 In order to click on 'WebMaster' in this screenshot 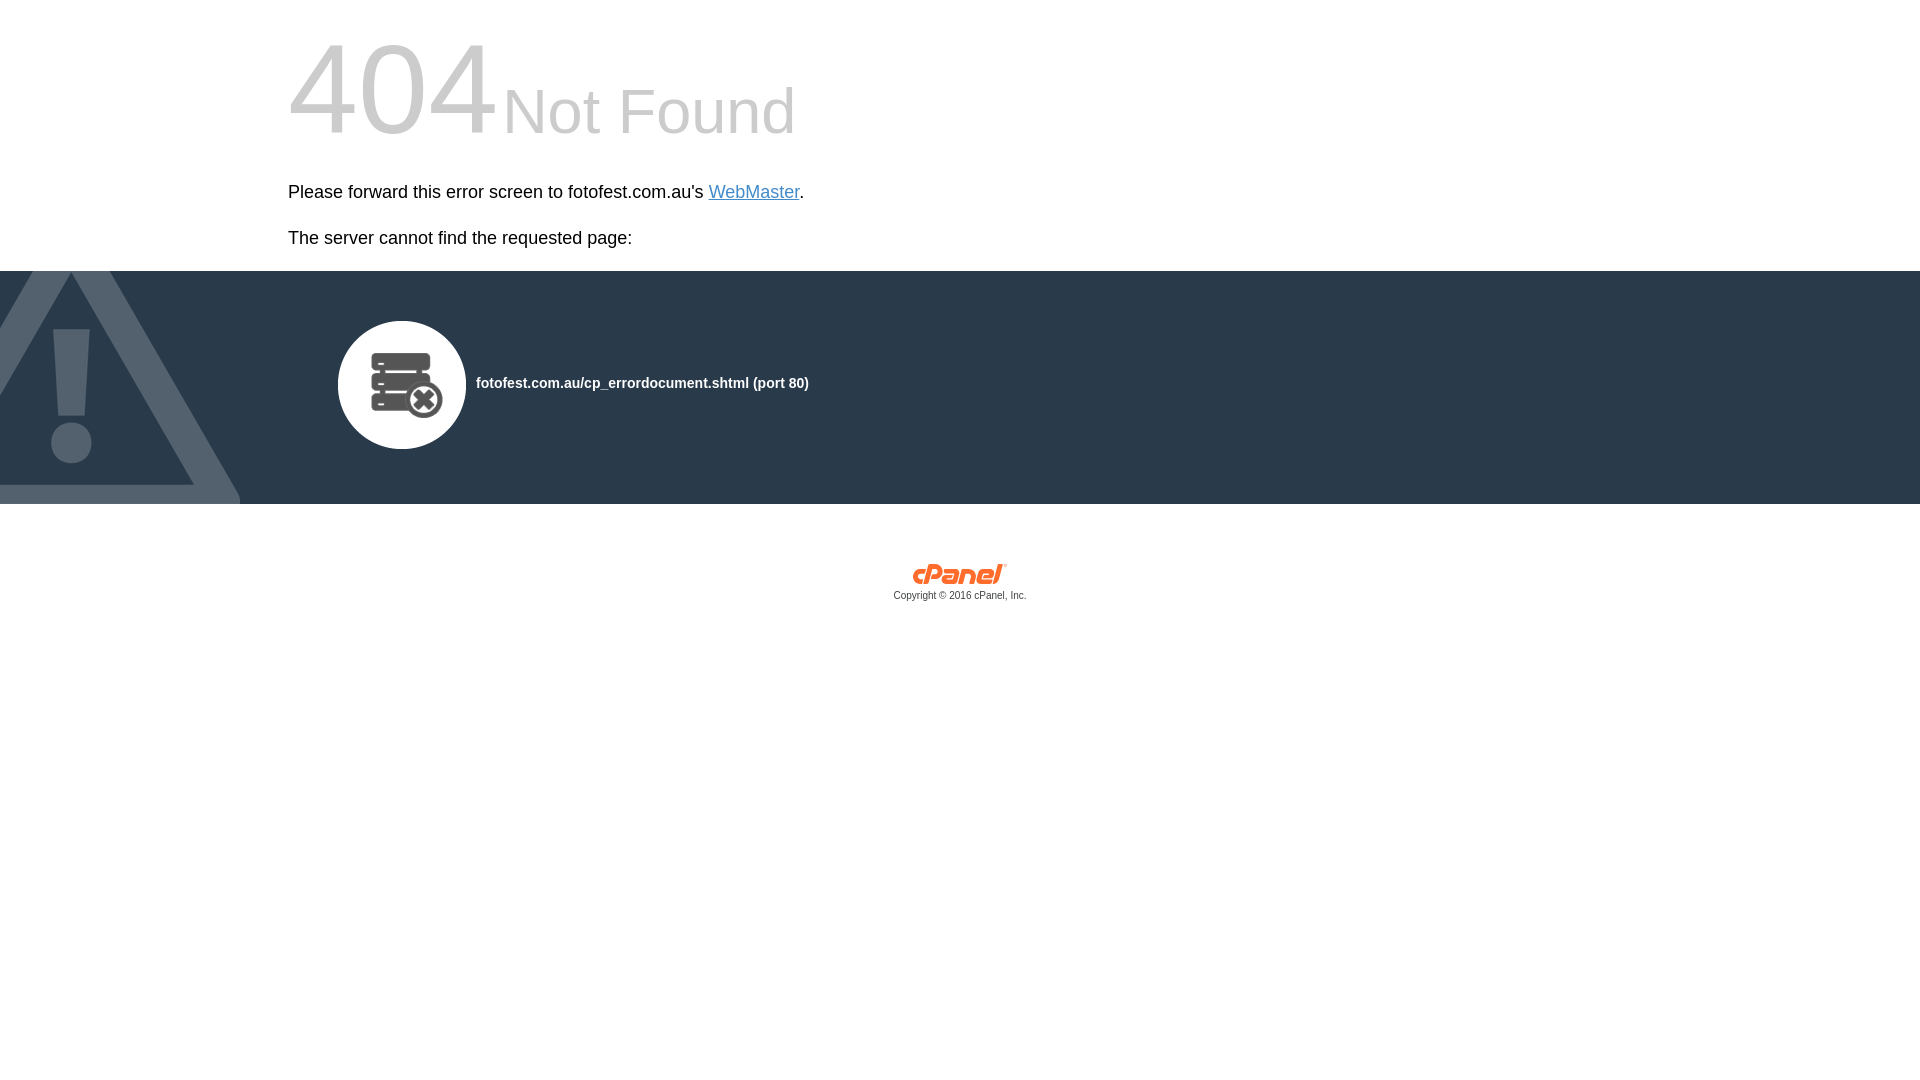, I will do `click(753, 192)`.